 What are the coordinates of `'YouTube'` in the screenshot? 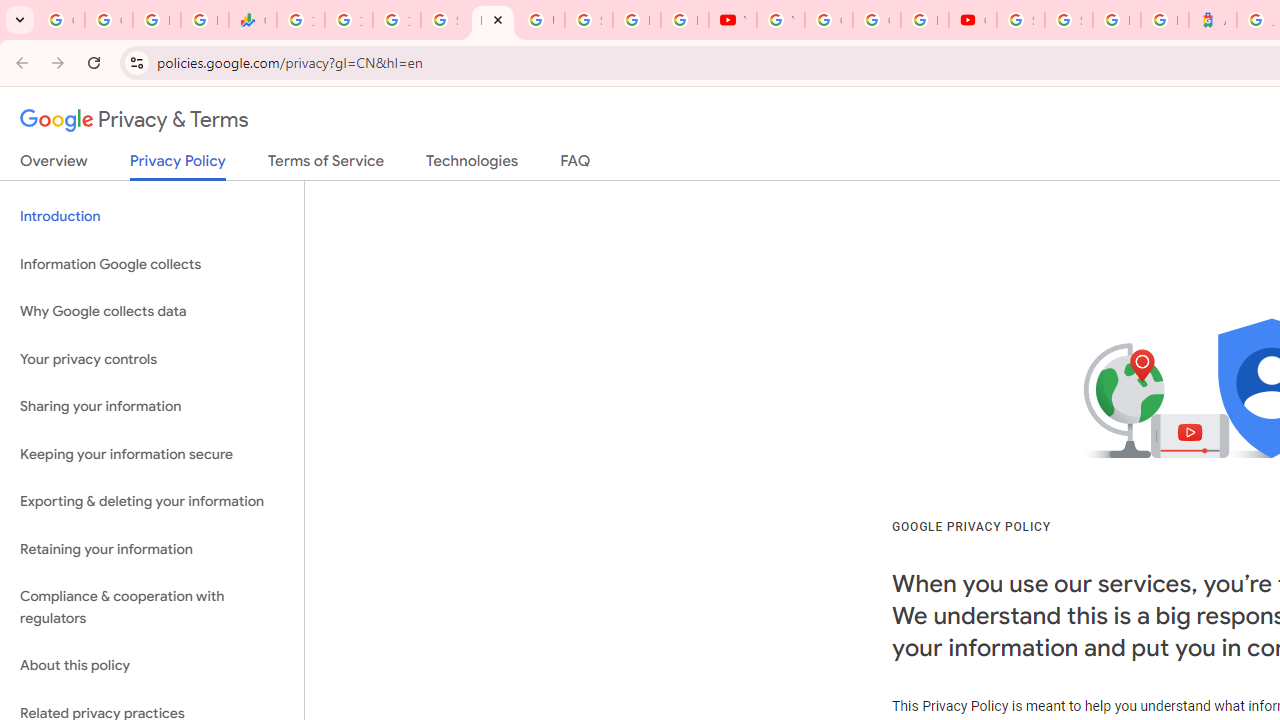 It's located at (731, 20).